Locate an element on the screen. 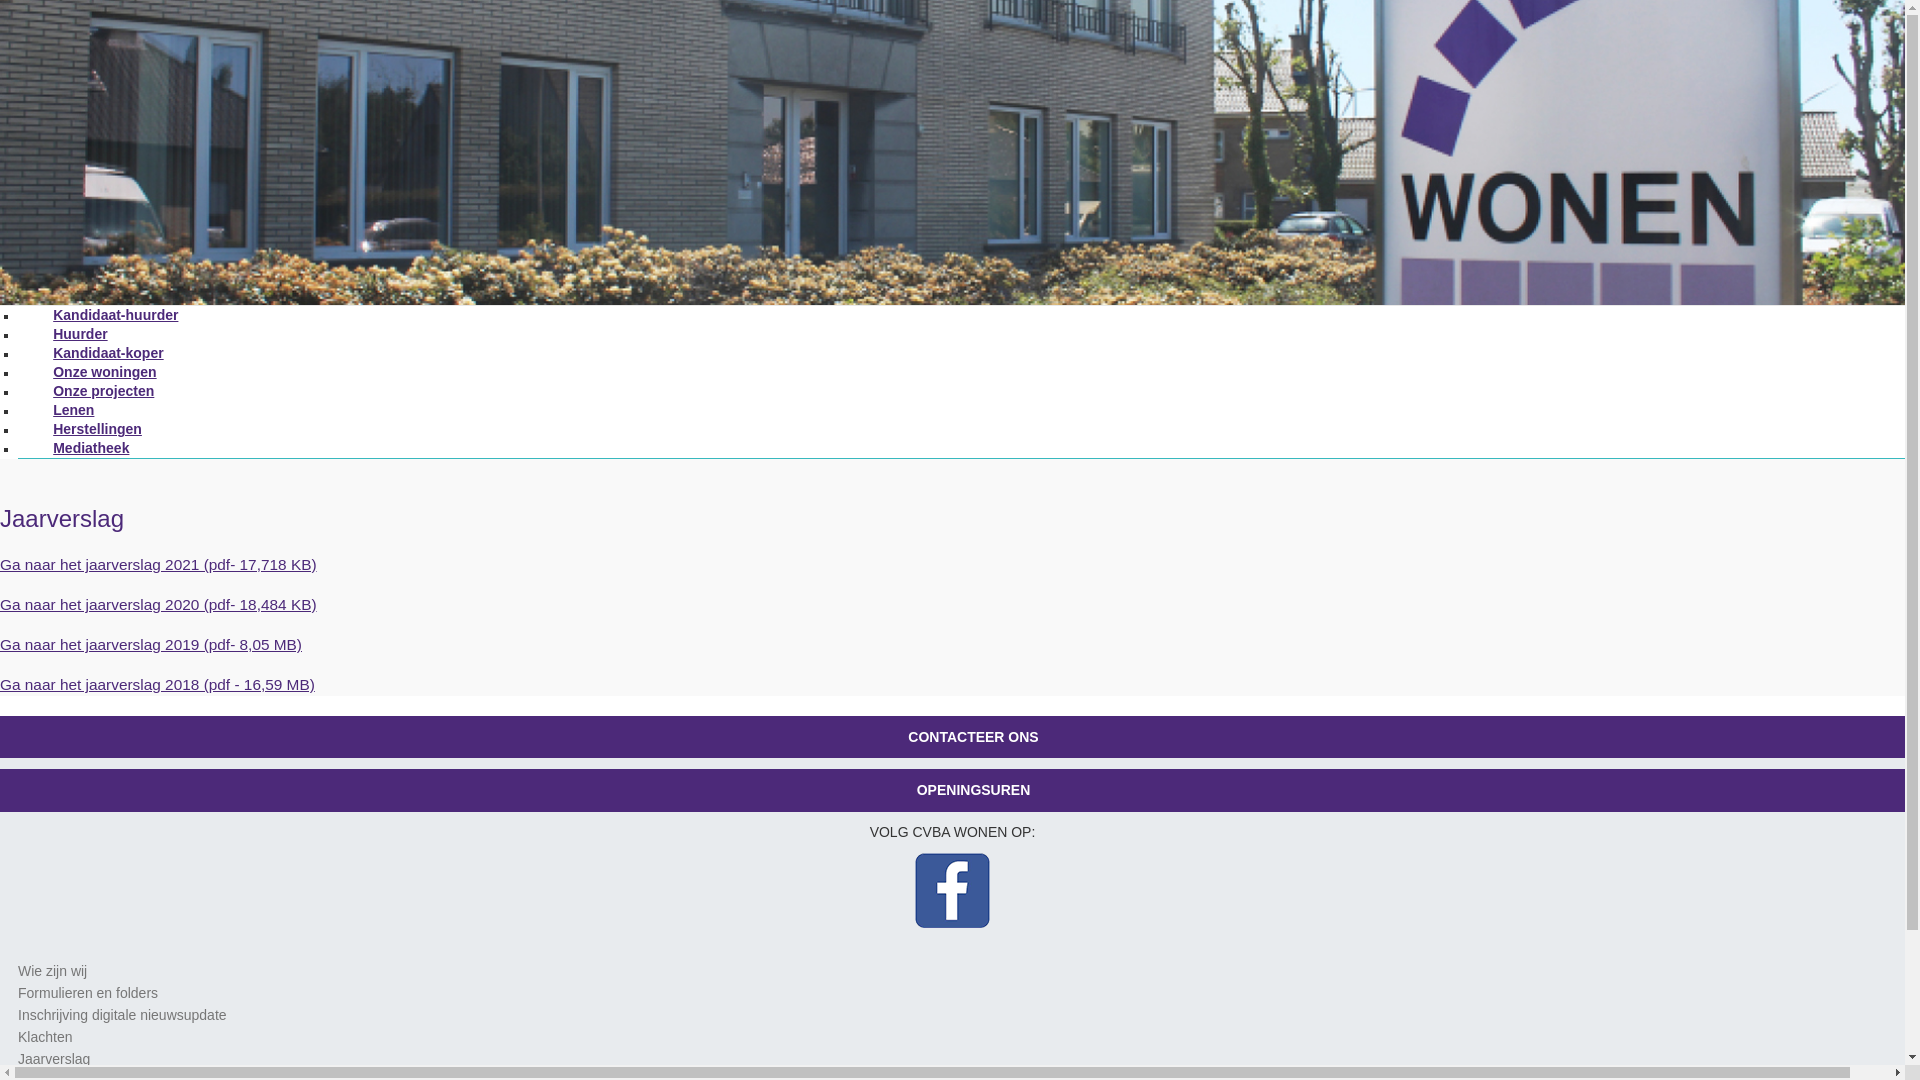 The image size is (1920, 1080). 'Onze woningen' is located at coordinates (104, 373).